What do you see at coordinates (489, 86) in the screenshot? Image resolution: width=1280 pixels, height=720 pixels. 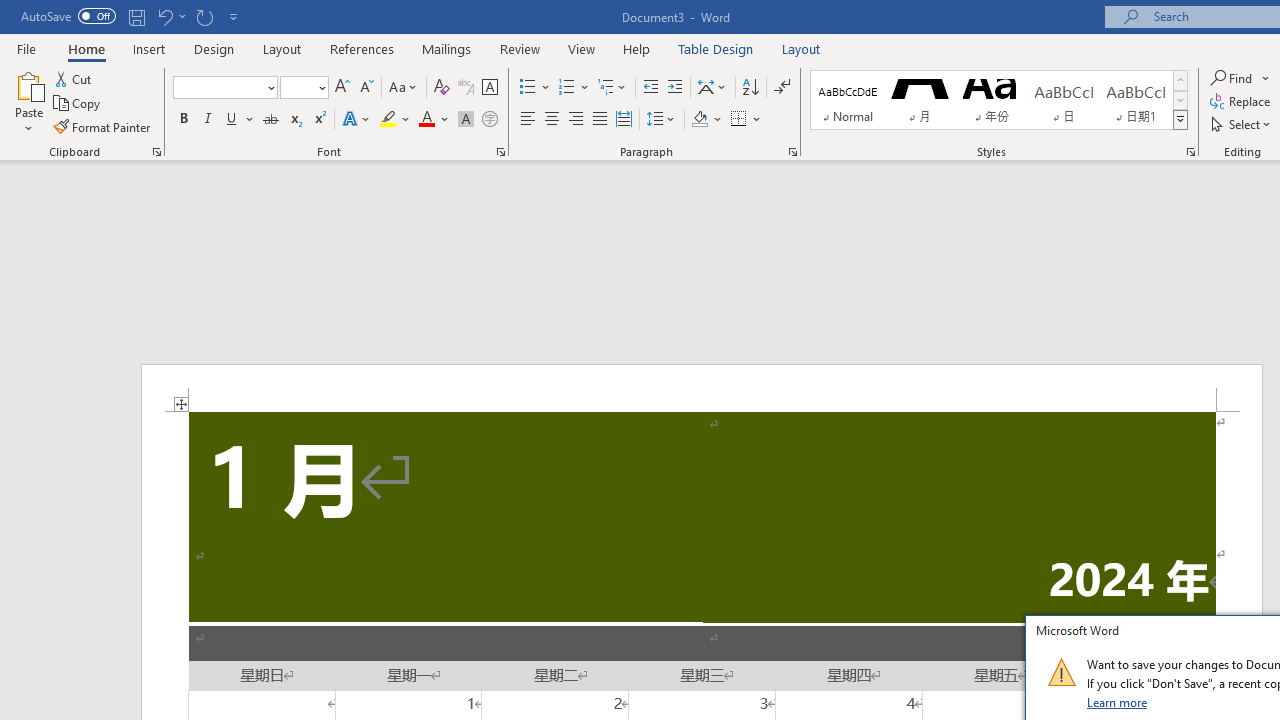 I see `'Character Border'` at bounding box center [489, 86].